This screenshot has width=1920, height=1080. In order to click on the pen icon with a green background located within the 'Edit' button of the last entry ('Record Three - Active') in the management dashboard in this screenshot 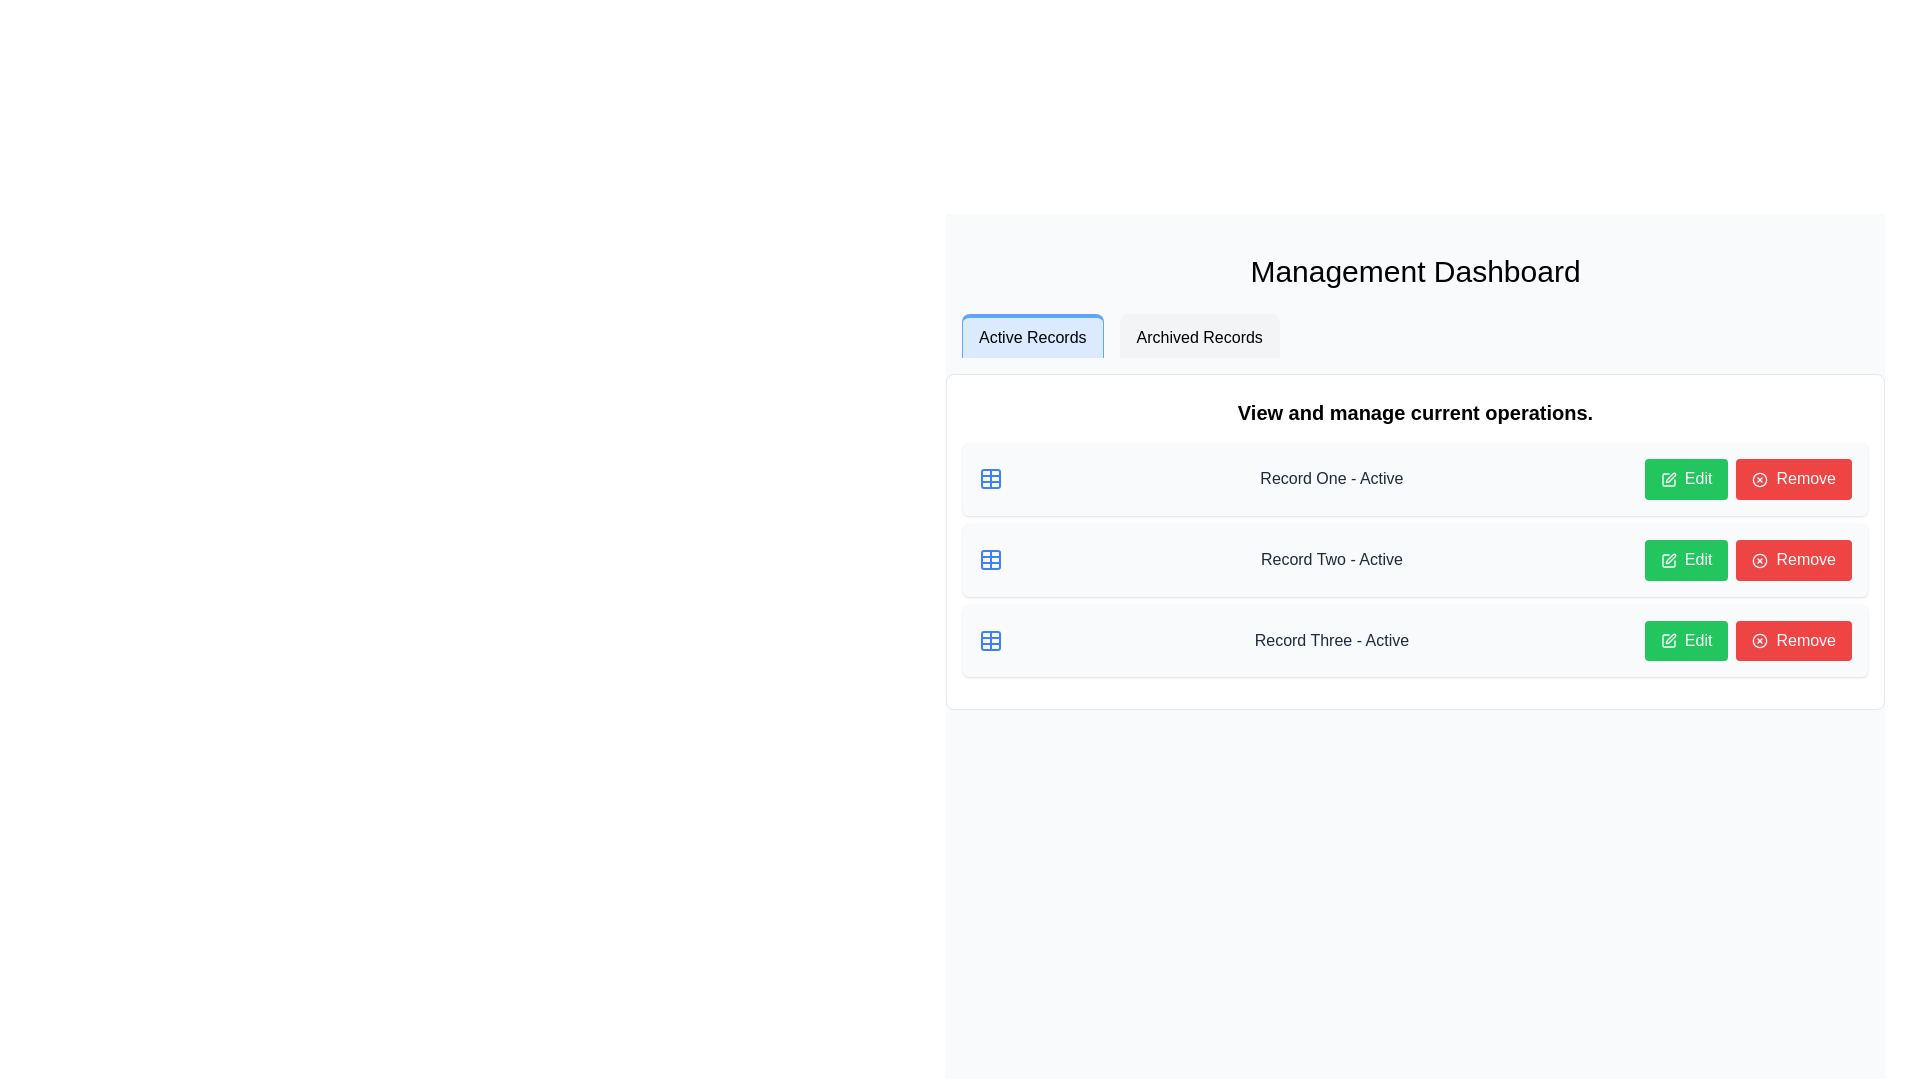, I will do `click(1668, 641)`.